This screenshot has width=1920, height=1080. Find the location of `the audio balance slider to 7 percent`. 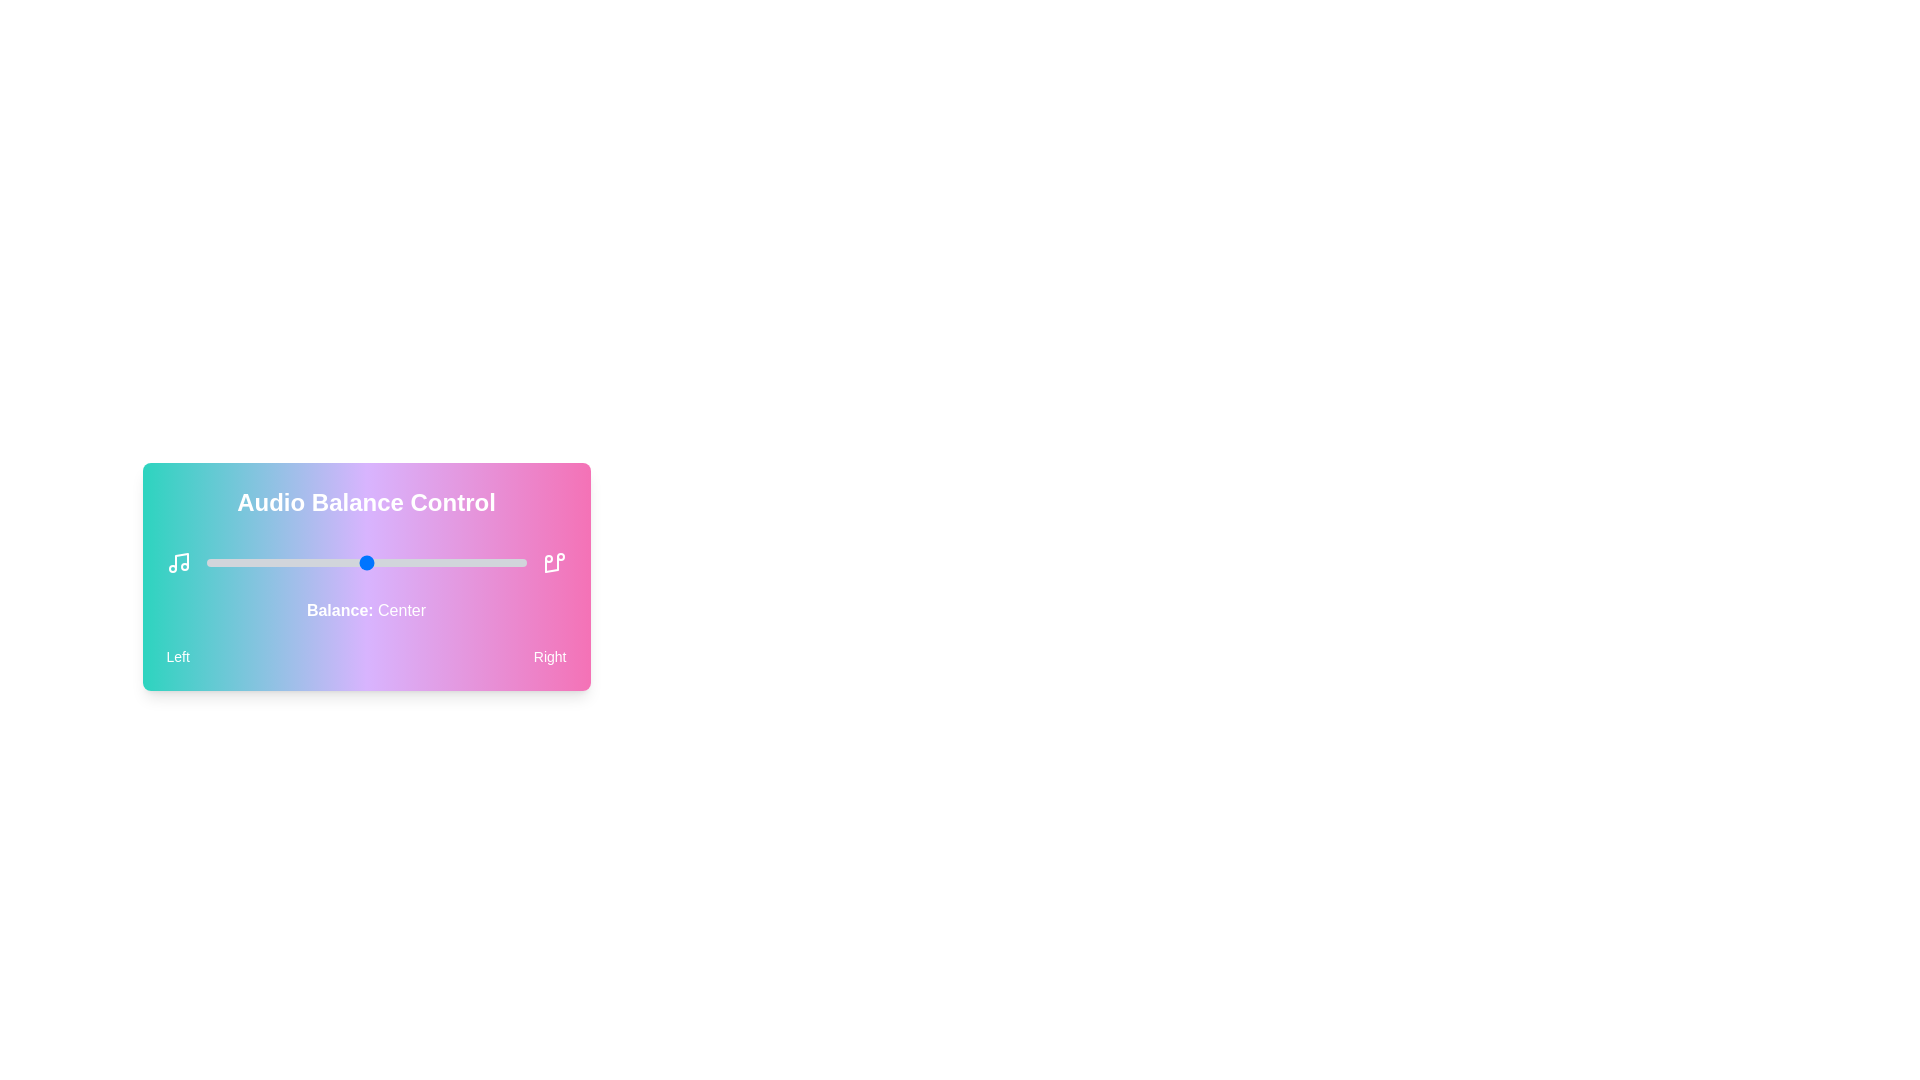

the audio balance slider to 7 percent is located at coordinates (228, 563).